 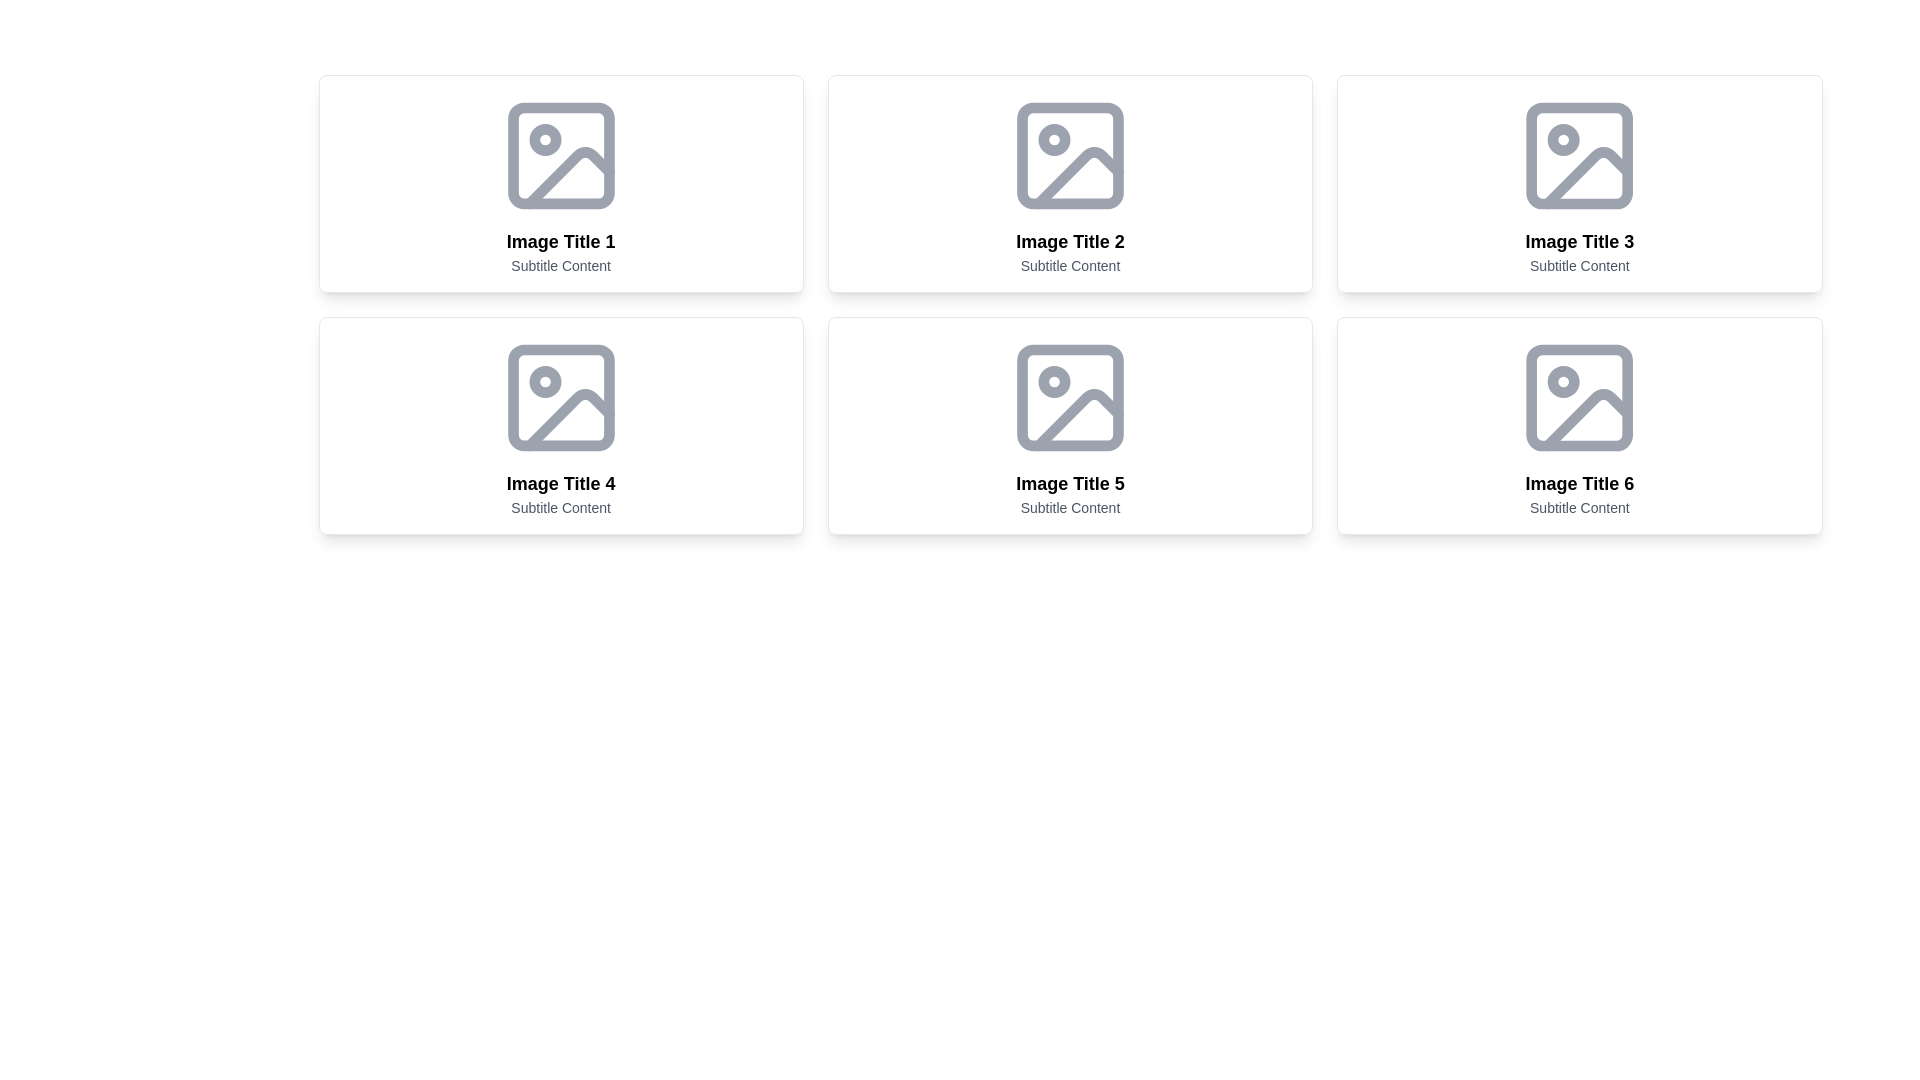 What do you see at coordinates (1069, 265) in the screenshot?
I see `the text label displaying 'Subtitle Content', which is located below the headline 'Image Title 2' within a card-like component` at bounding box center [1069, 265].